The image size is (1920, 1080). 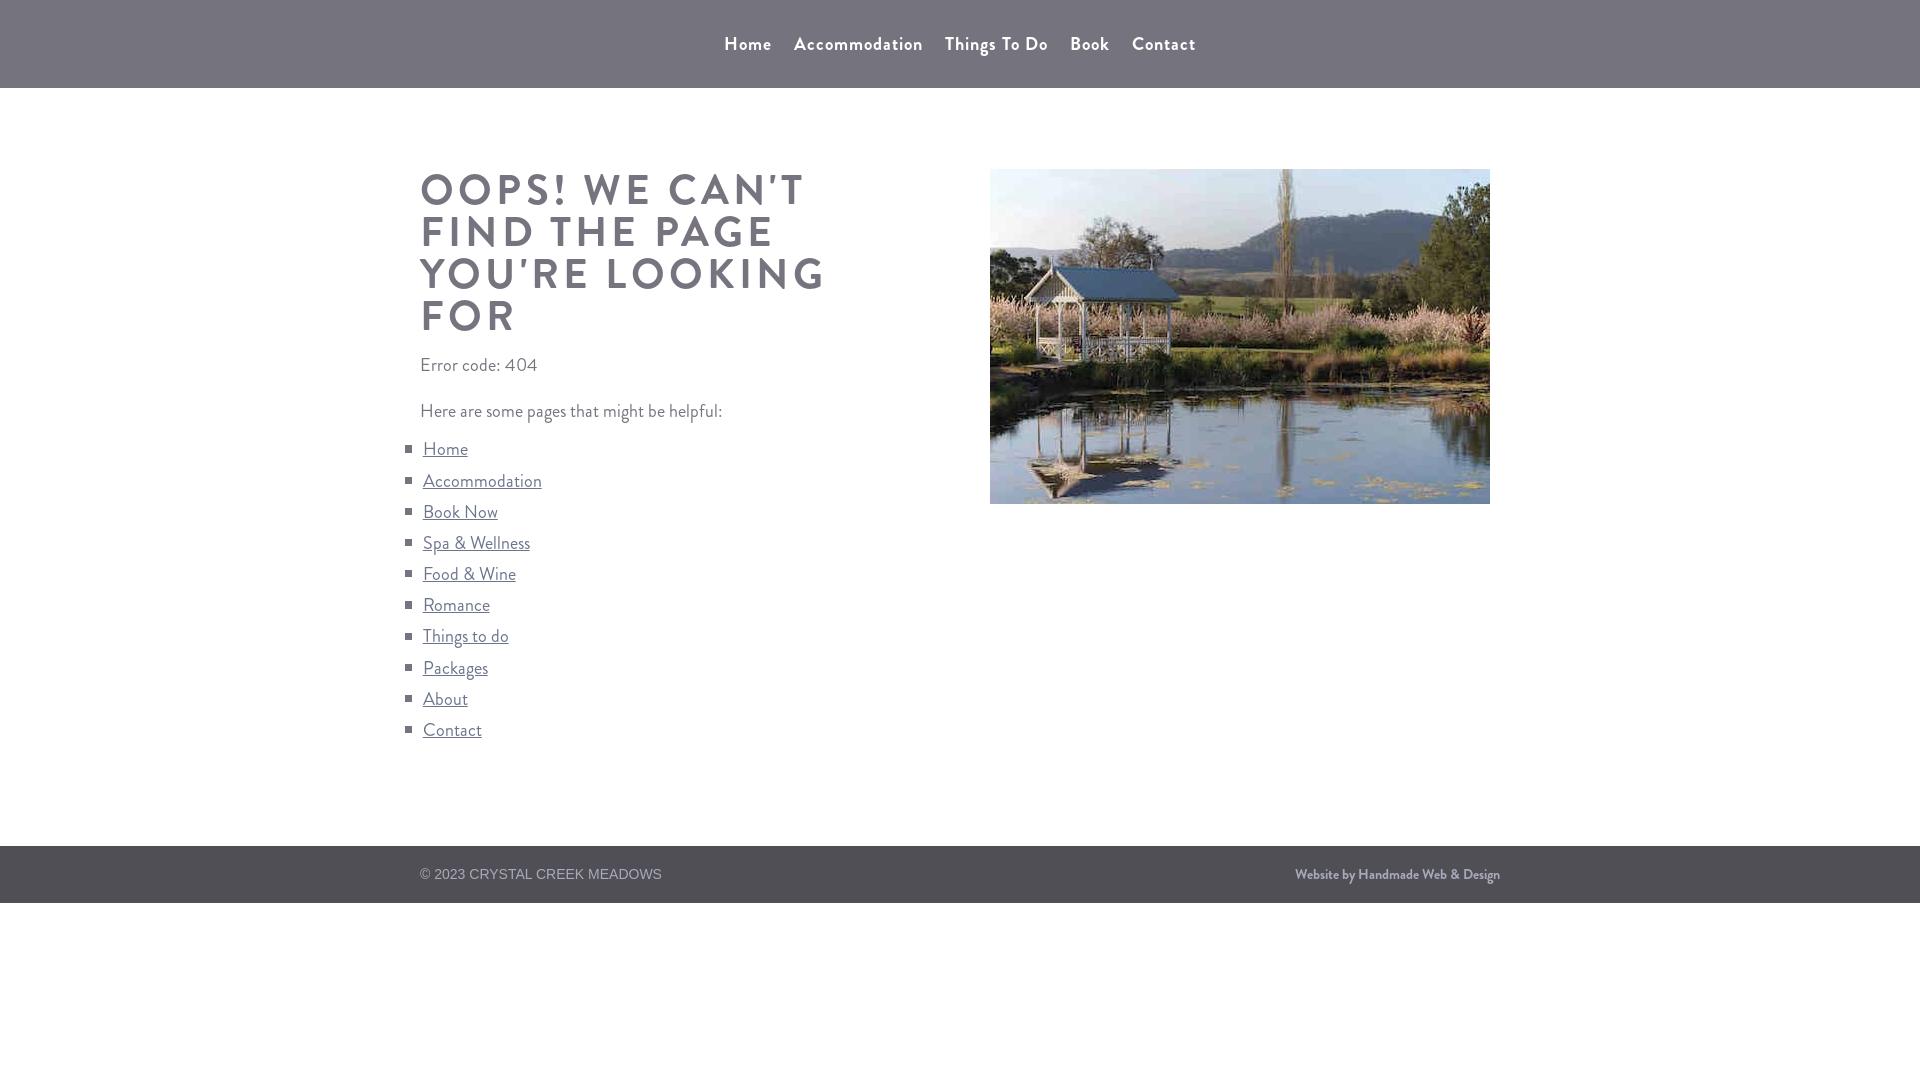 I want to click on 'Accommodation', so click(x=858, y=46).